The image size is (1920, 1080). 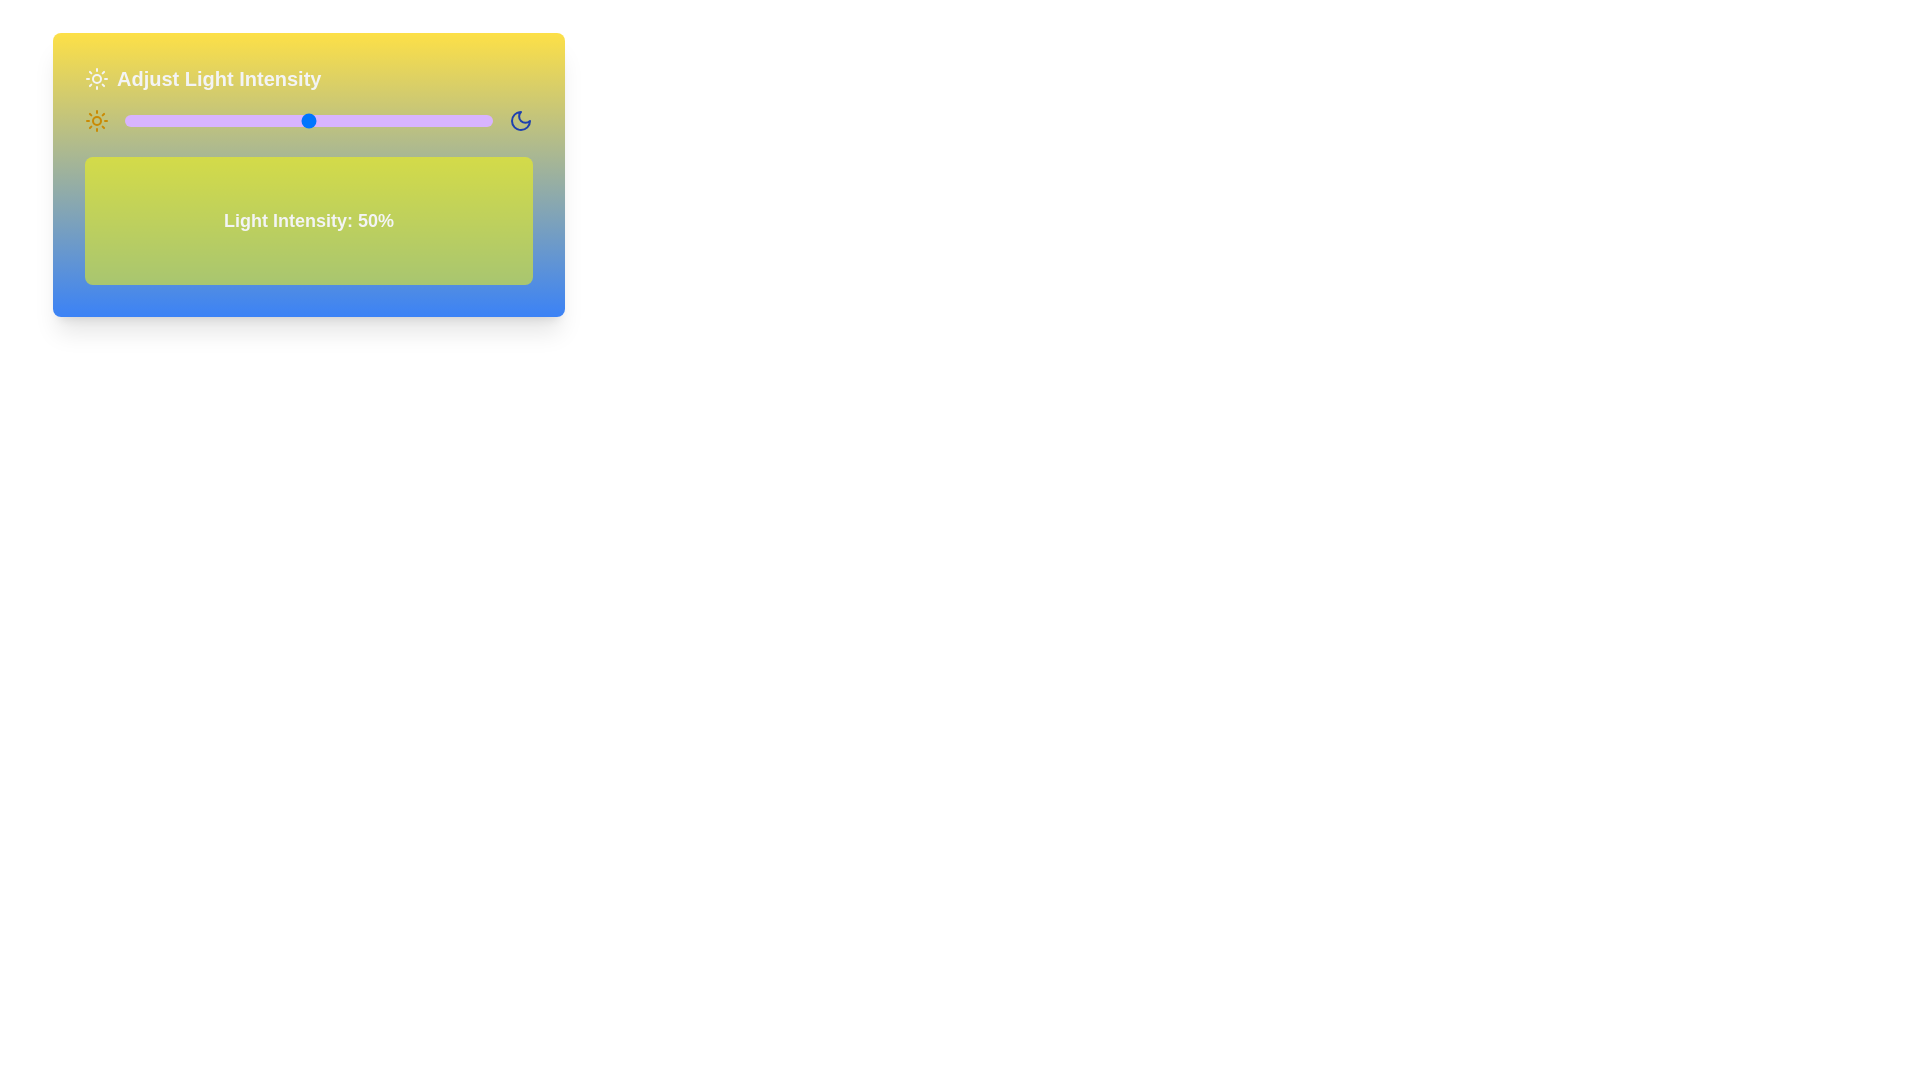 I want to click on the light intensity slider to 9% to observe the corresponding background changes, so click(x=157, y=120).